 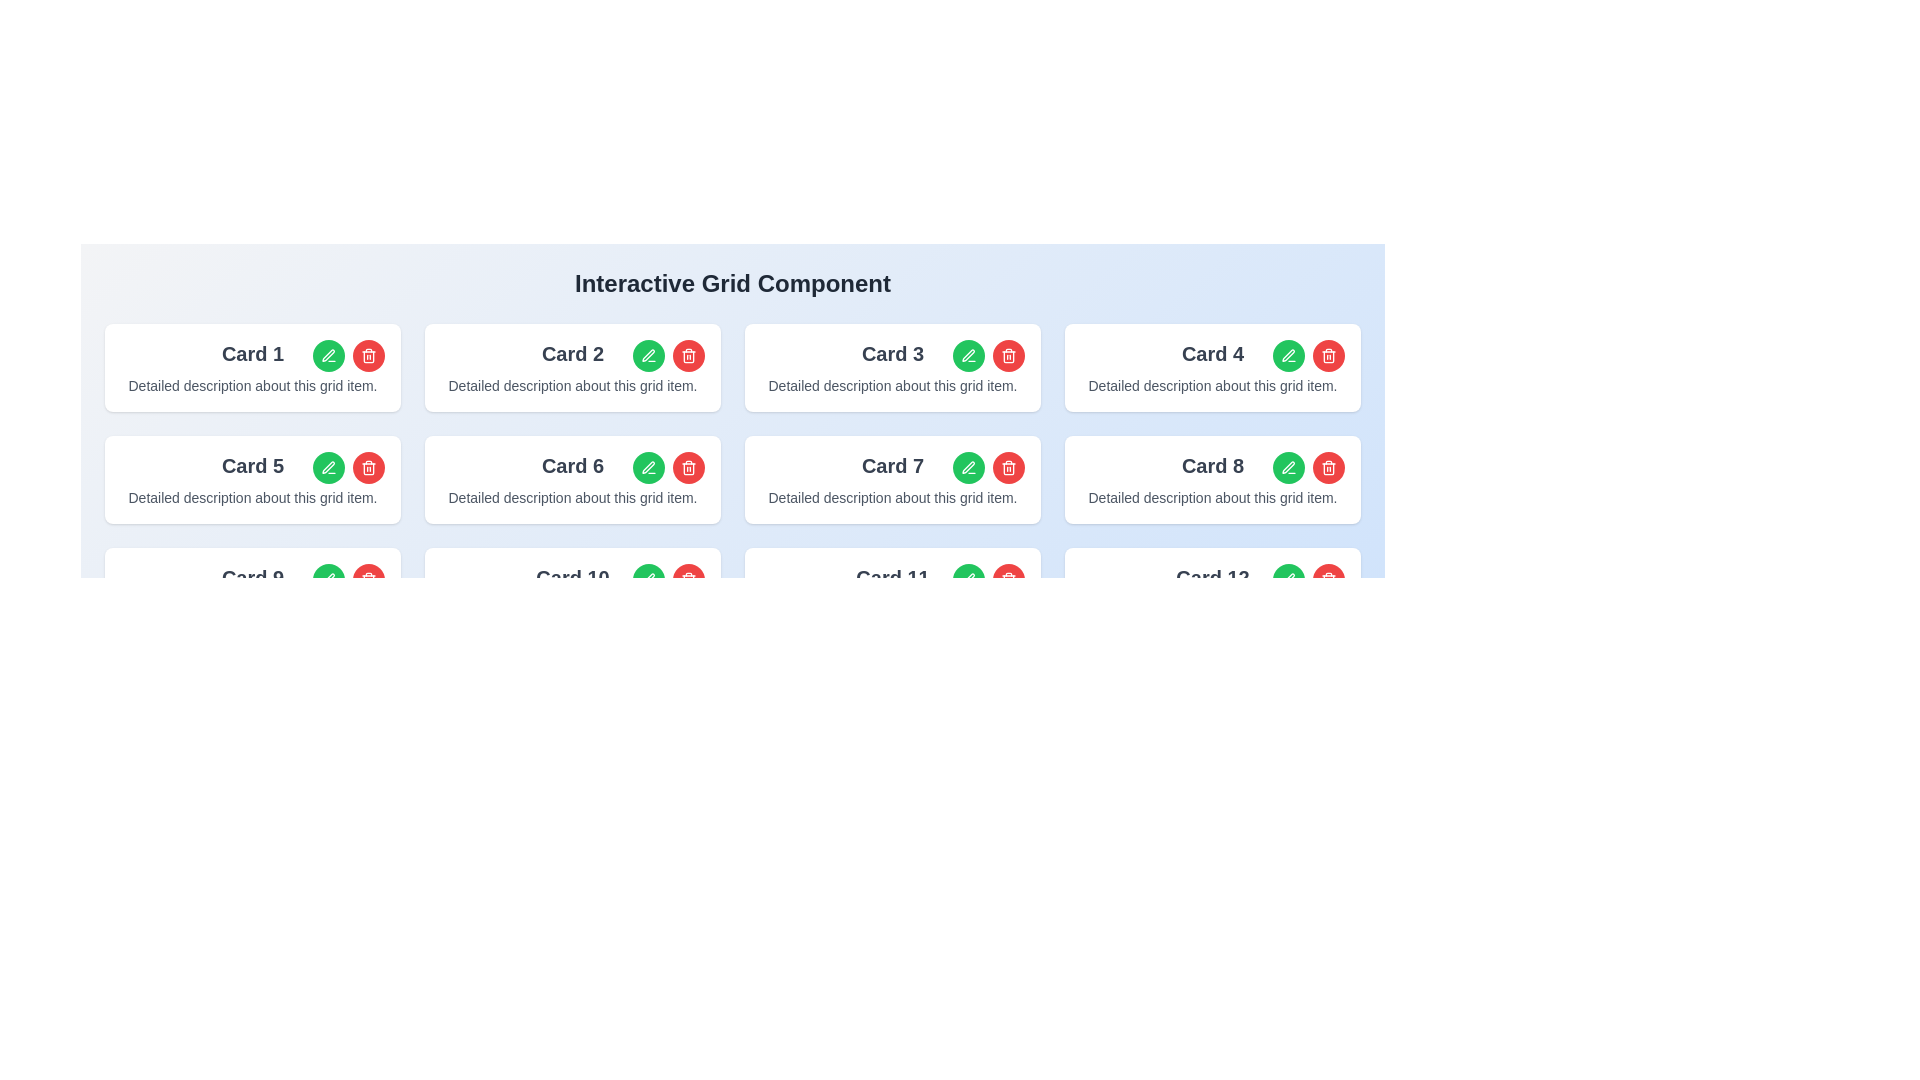 I want to click on static text label titled 'Card 11' located in the upper-left section of the eleventh card in the grid layout, so click(x=891, y=578).